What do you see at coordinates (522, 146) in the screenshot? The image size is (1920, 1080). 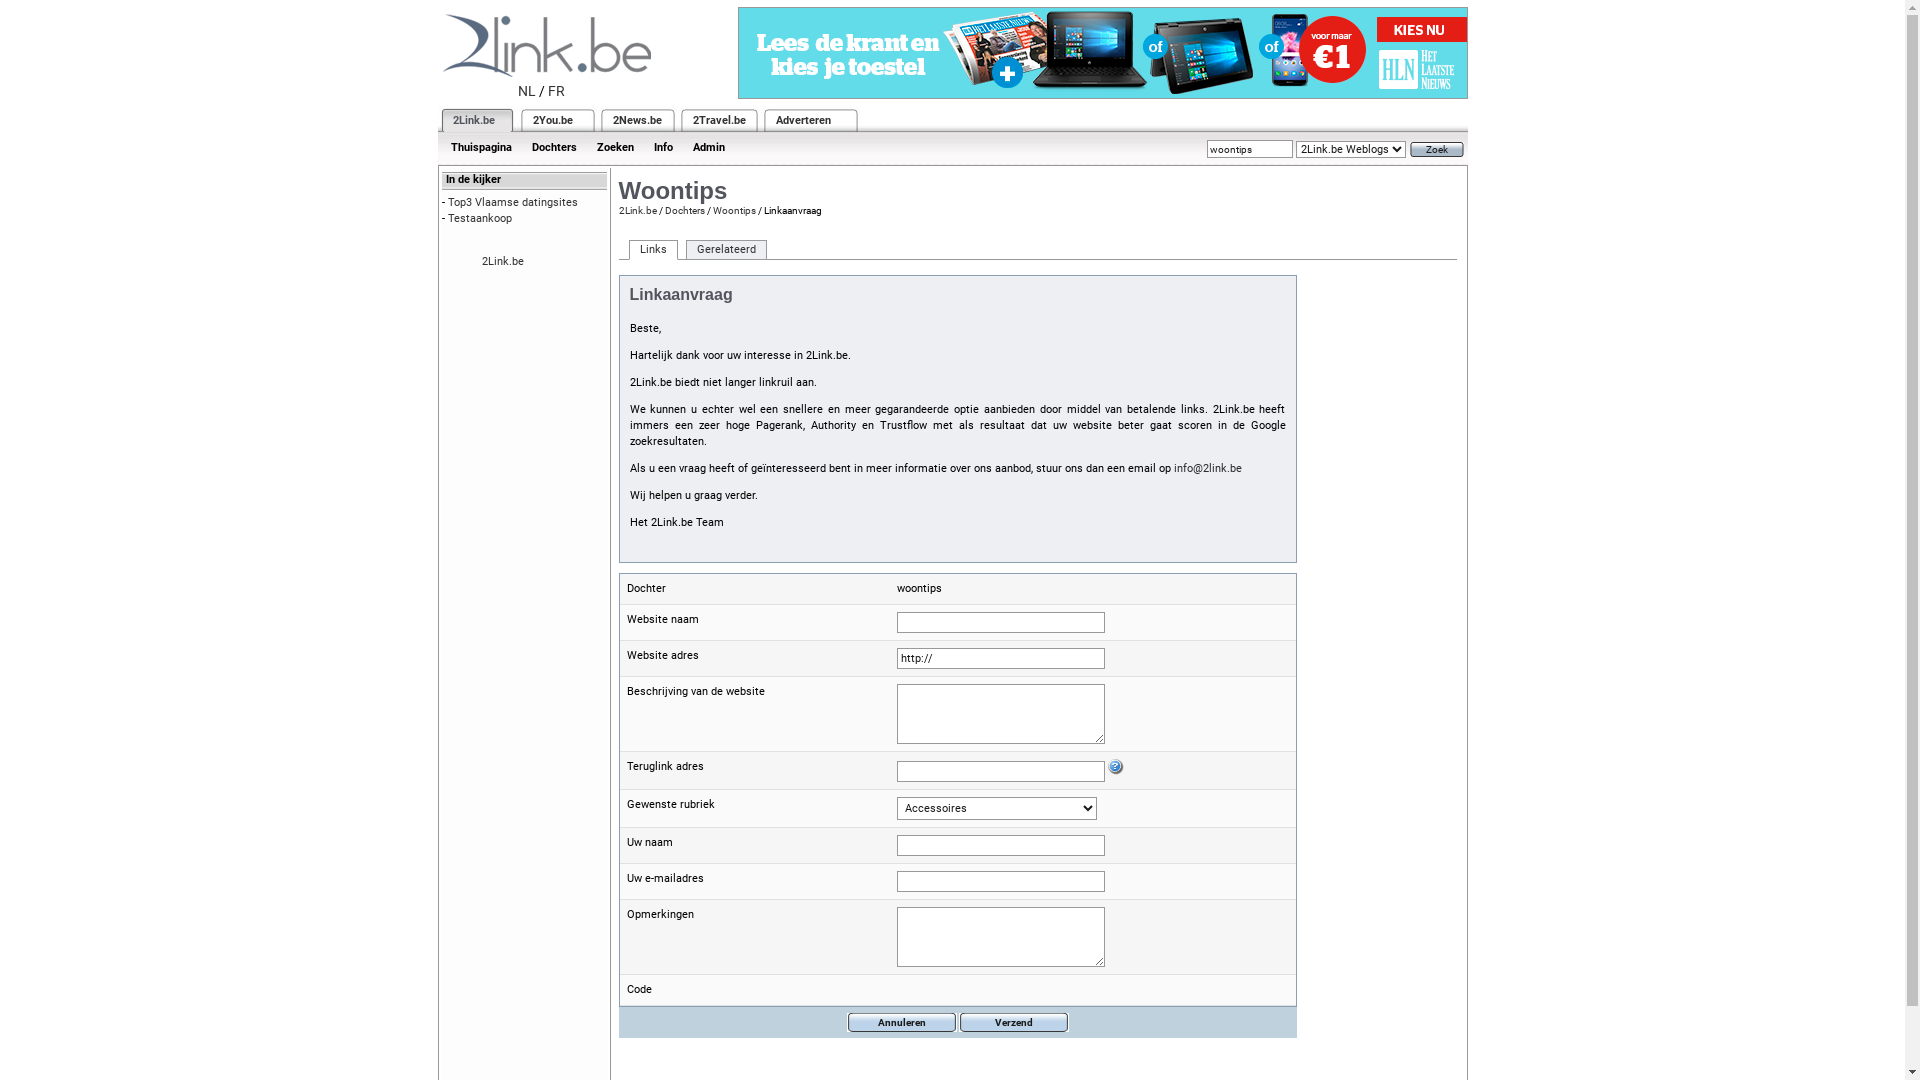 I see `'Dochters'` at bounding box center [522, 146].